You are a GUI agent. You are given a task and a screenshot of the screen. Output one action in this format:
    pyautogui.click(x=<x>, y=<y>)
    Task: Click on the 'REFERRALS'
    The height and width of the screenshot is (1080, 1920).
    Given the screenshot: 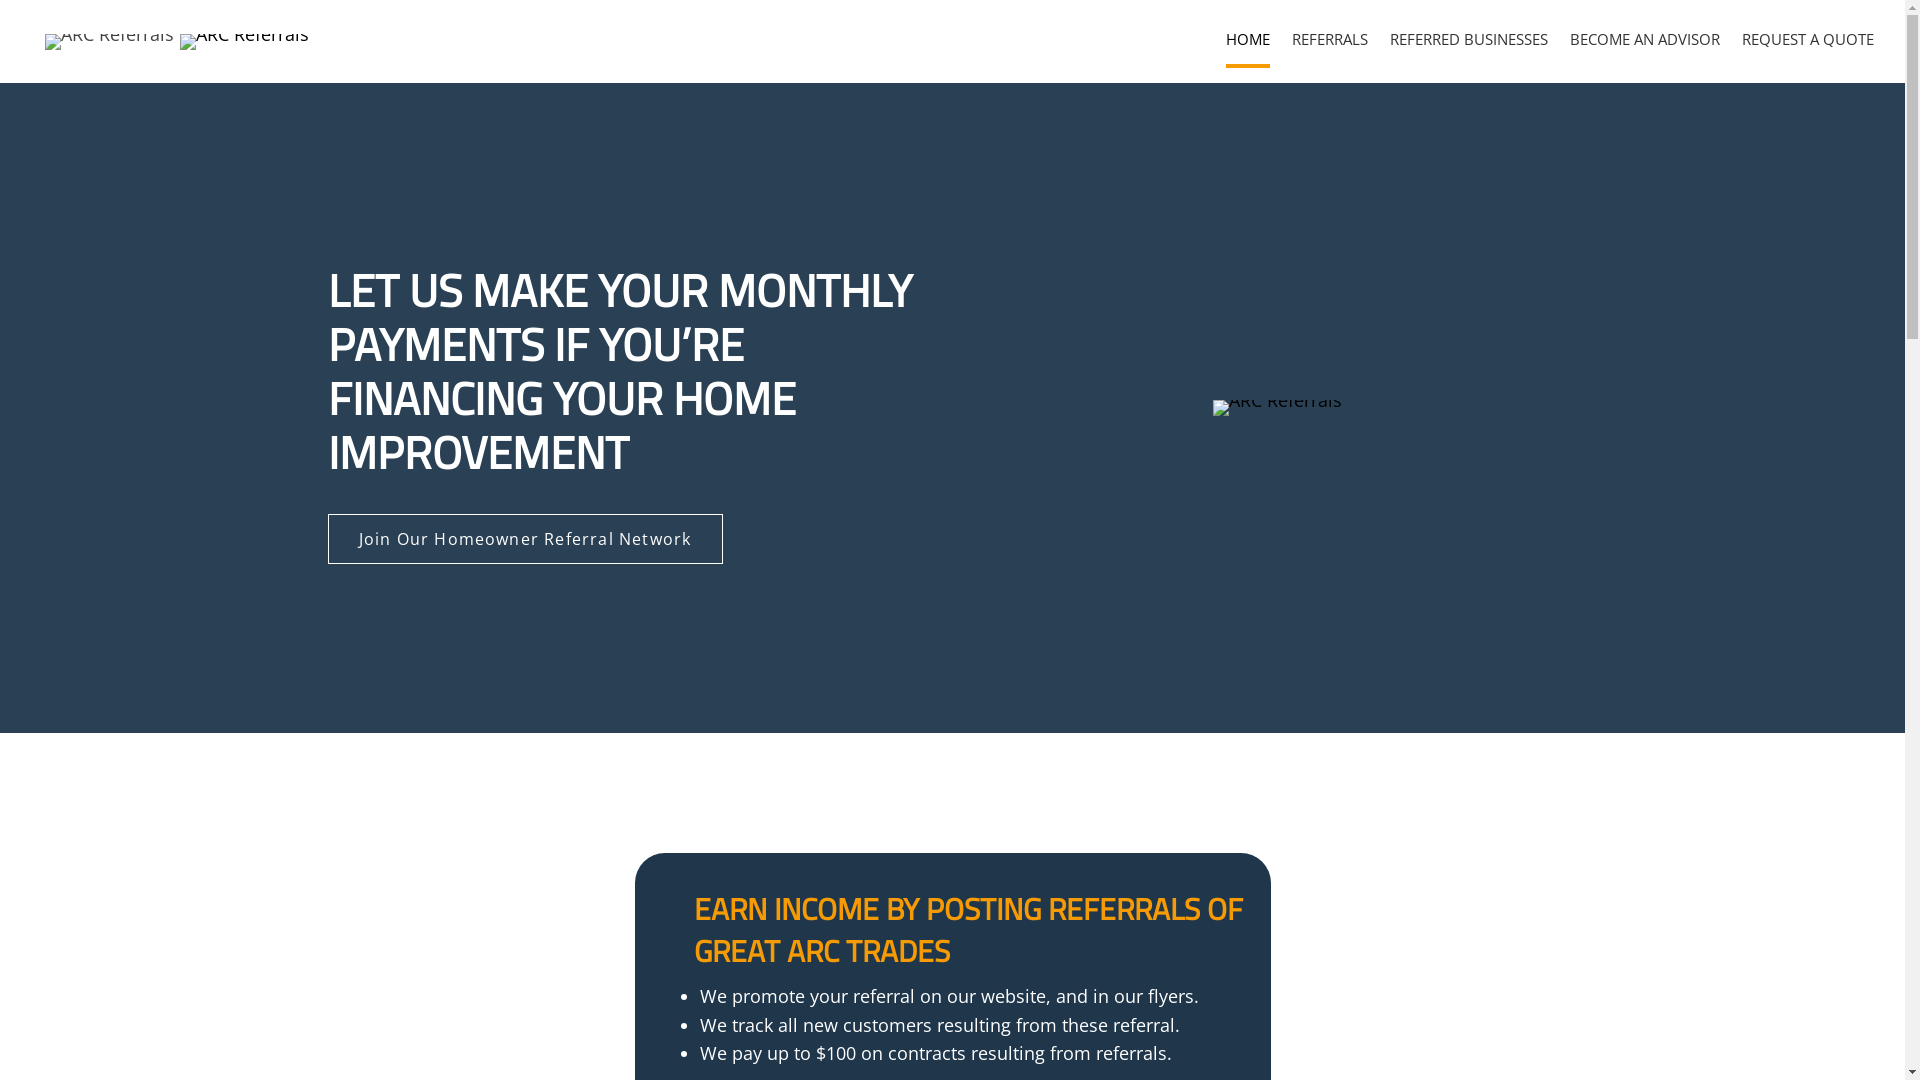 What is the action you would take?
    pyautogui.click(x=1329, y=38)
    